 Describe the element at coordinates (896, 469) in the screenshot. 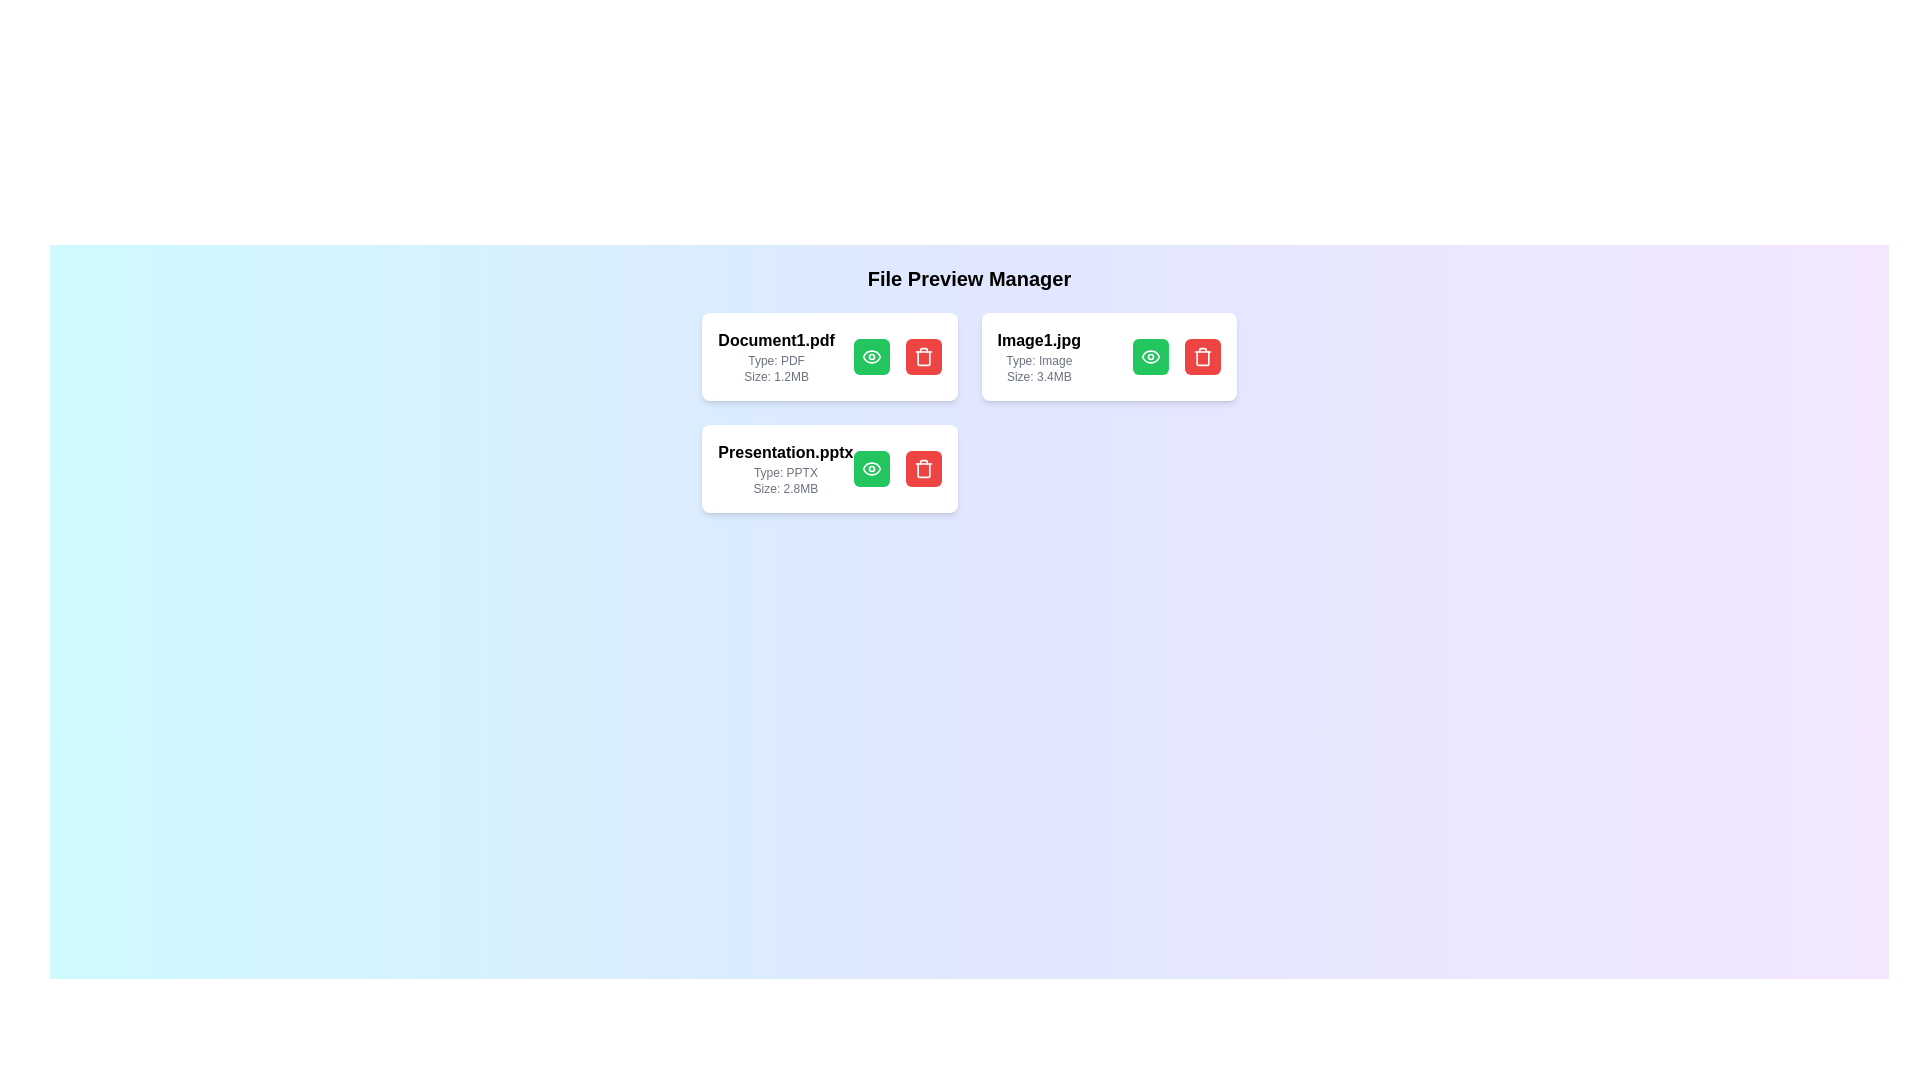

I see `the green button with the eye icon to preview the file associated with the 'Presentation.pptx' entry located in the bottom right section of the item's block` at that location.